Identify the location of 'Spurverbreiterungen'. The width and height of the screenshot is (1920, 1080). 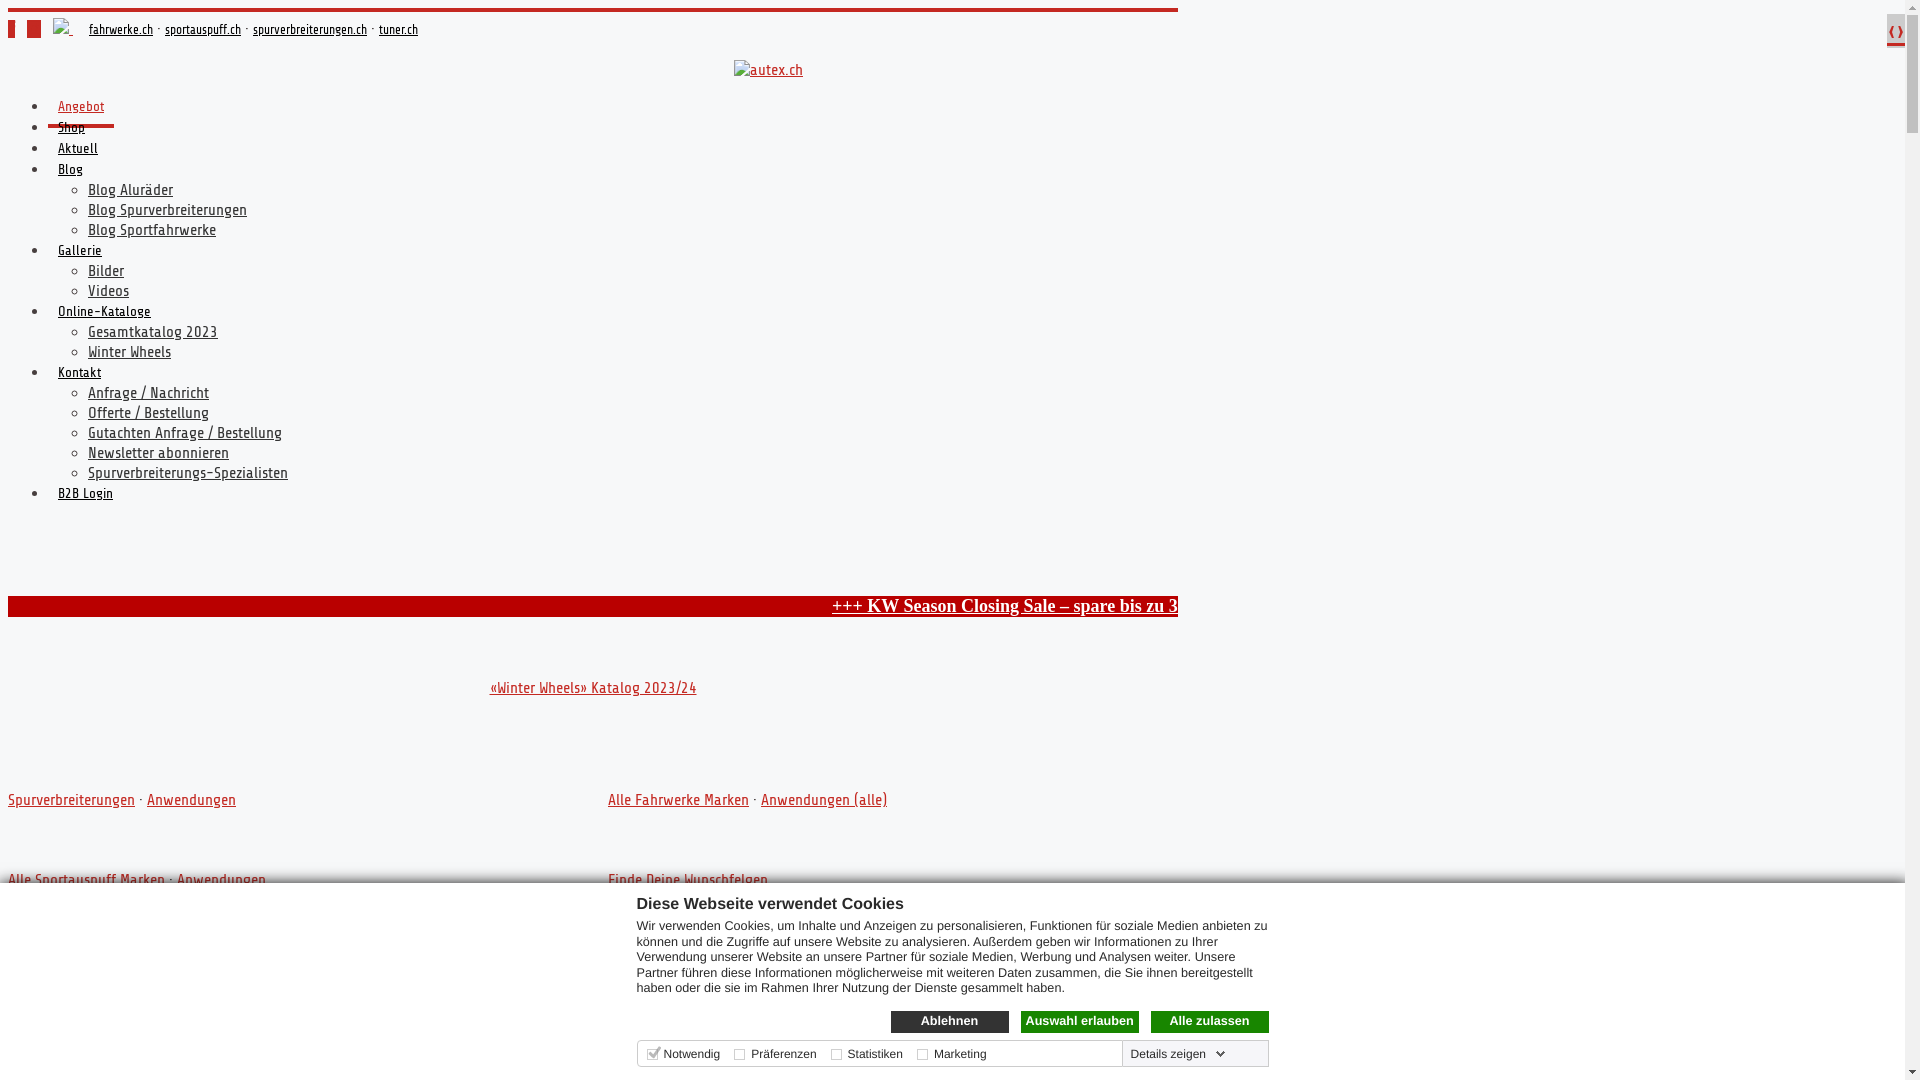
(8, 798).